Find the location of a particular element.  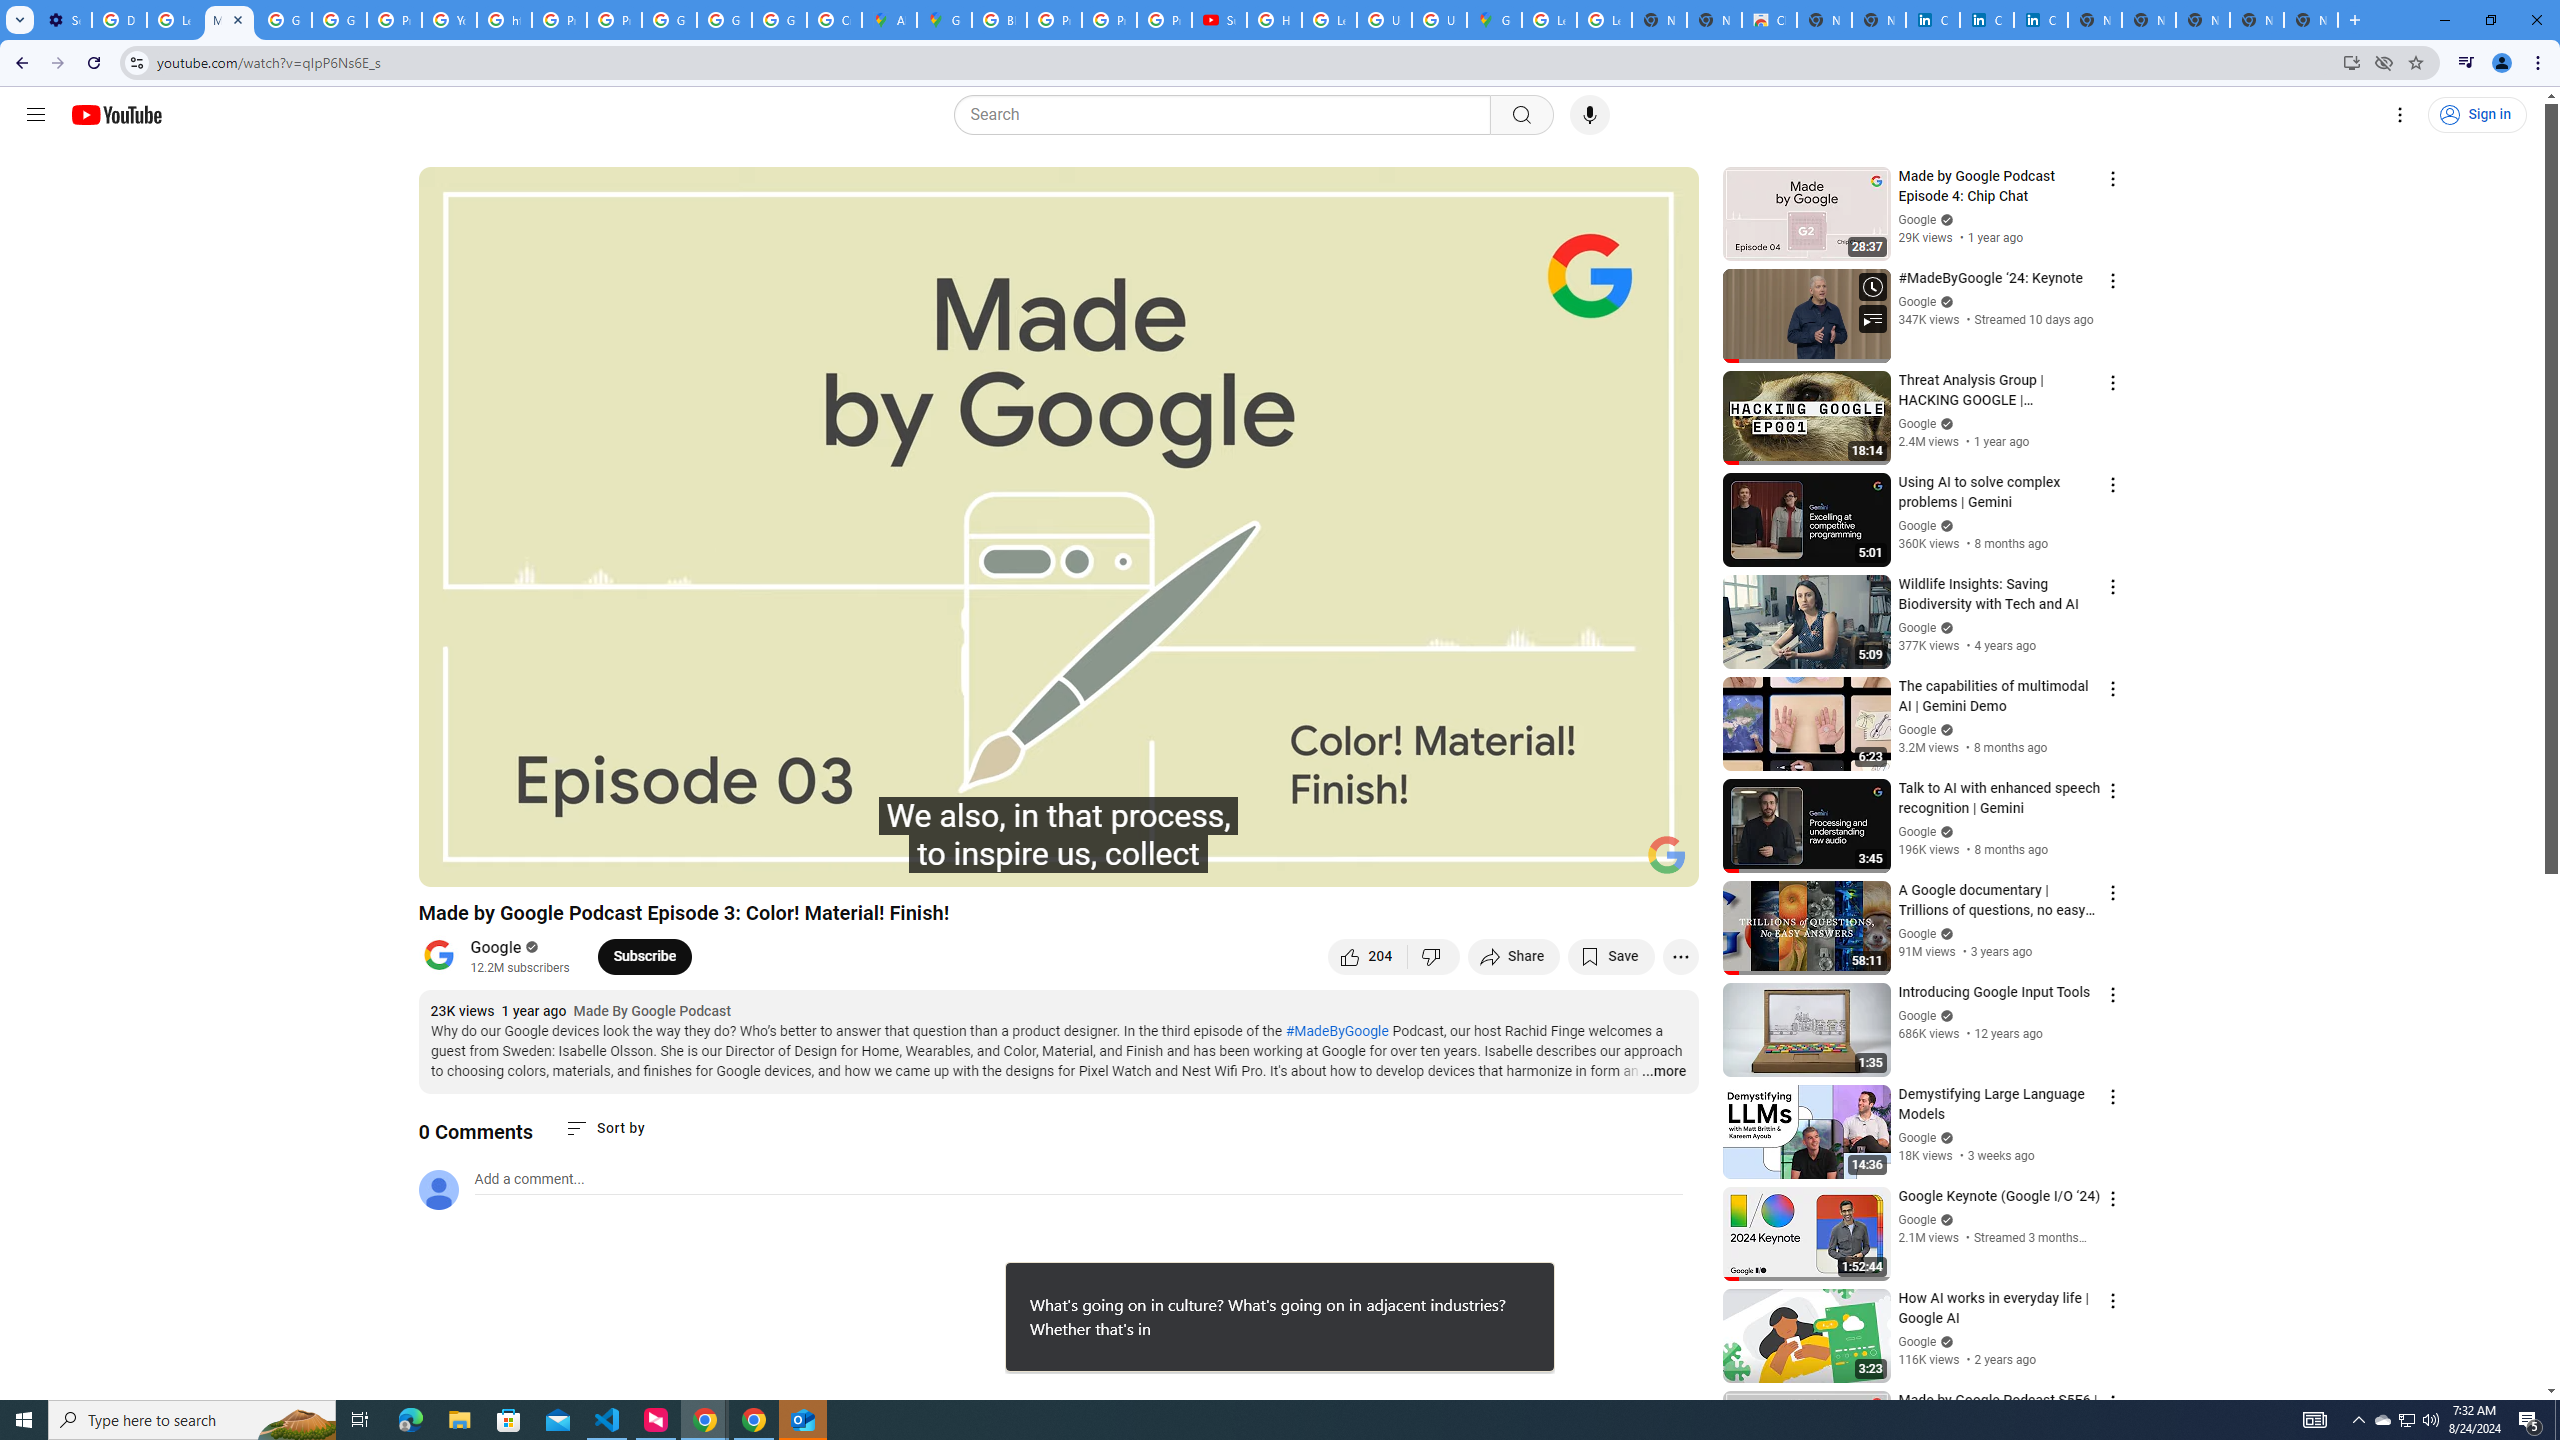

'Default profile photo' is located at coordinates (436, 1188).